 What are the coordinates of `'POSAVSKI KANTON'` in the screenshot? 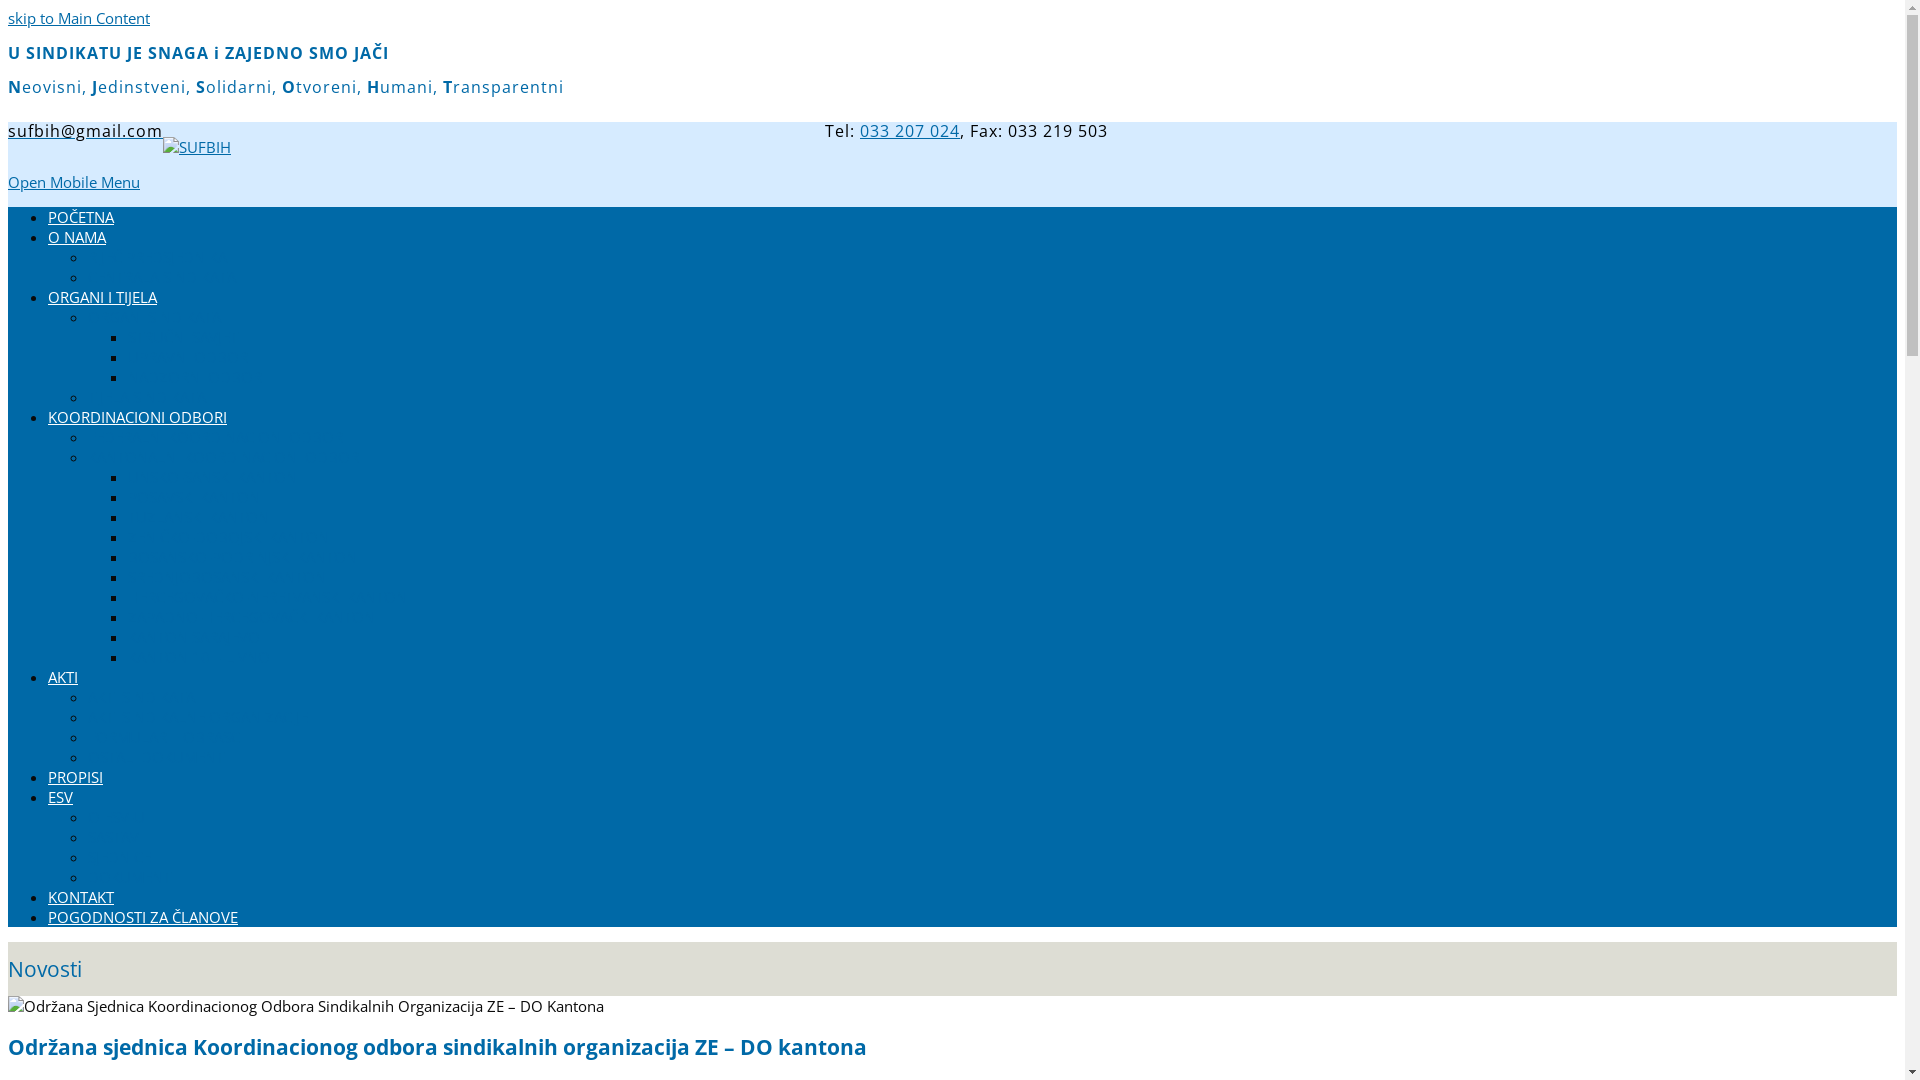 It's located at (193, 496).